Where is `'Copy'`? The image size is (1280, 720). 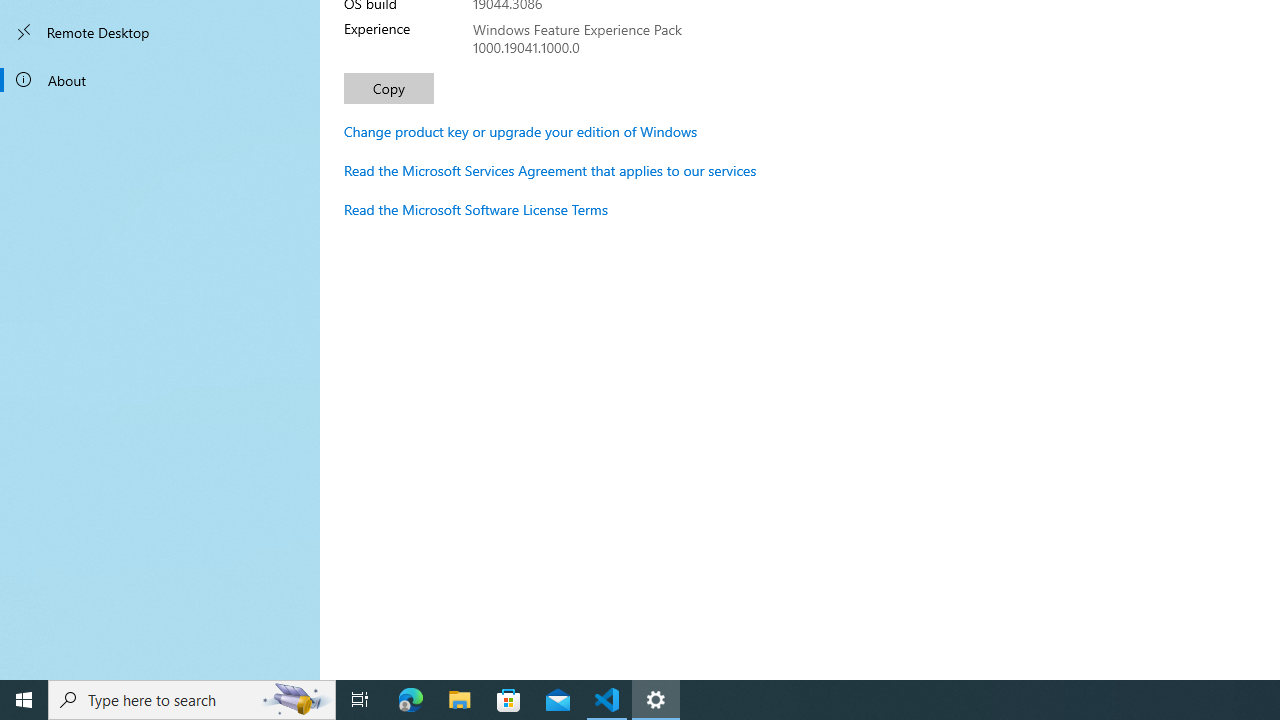
'Copy' is located at coordinates (389, 87).